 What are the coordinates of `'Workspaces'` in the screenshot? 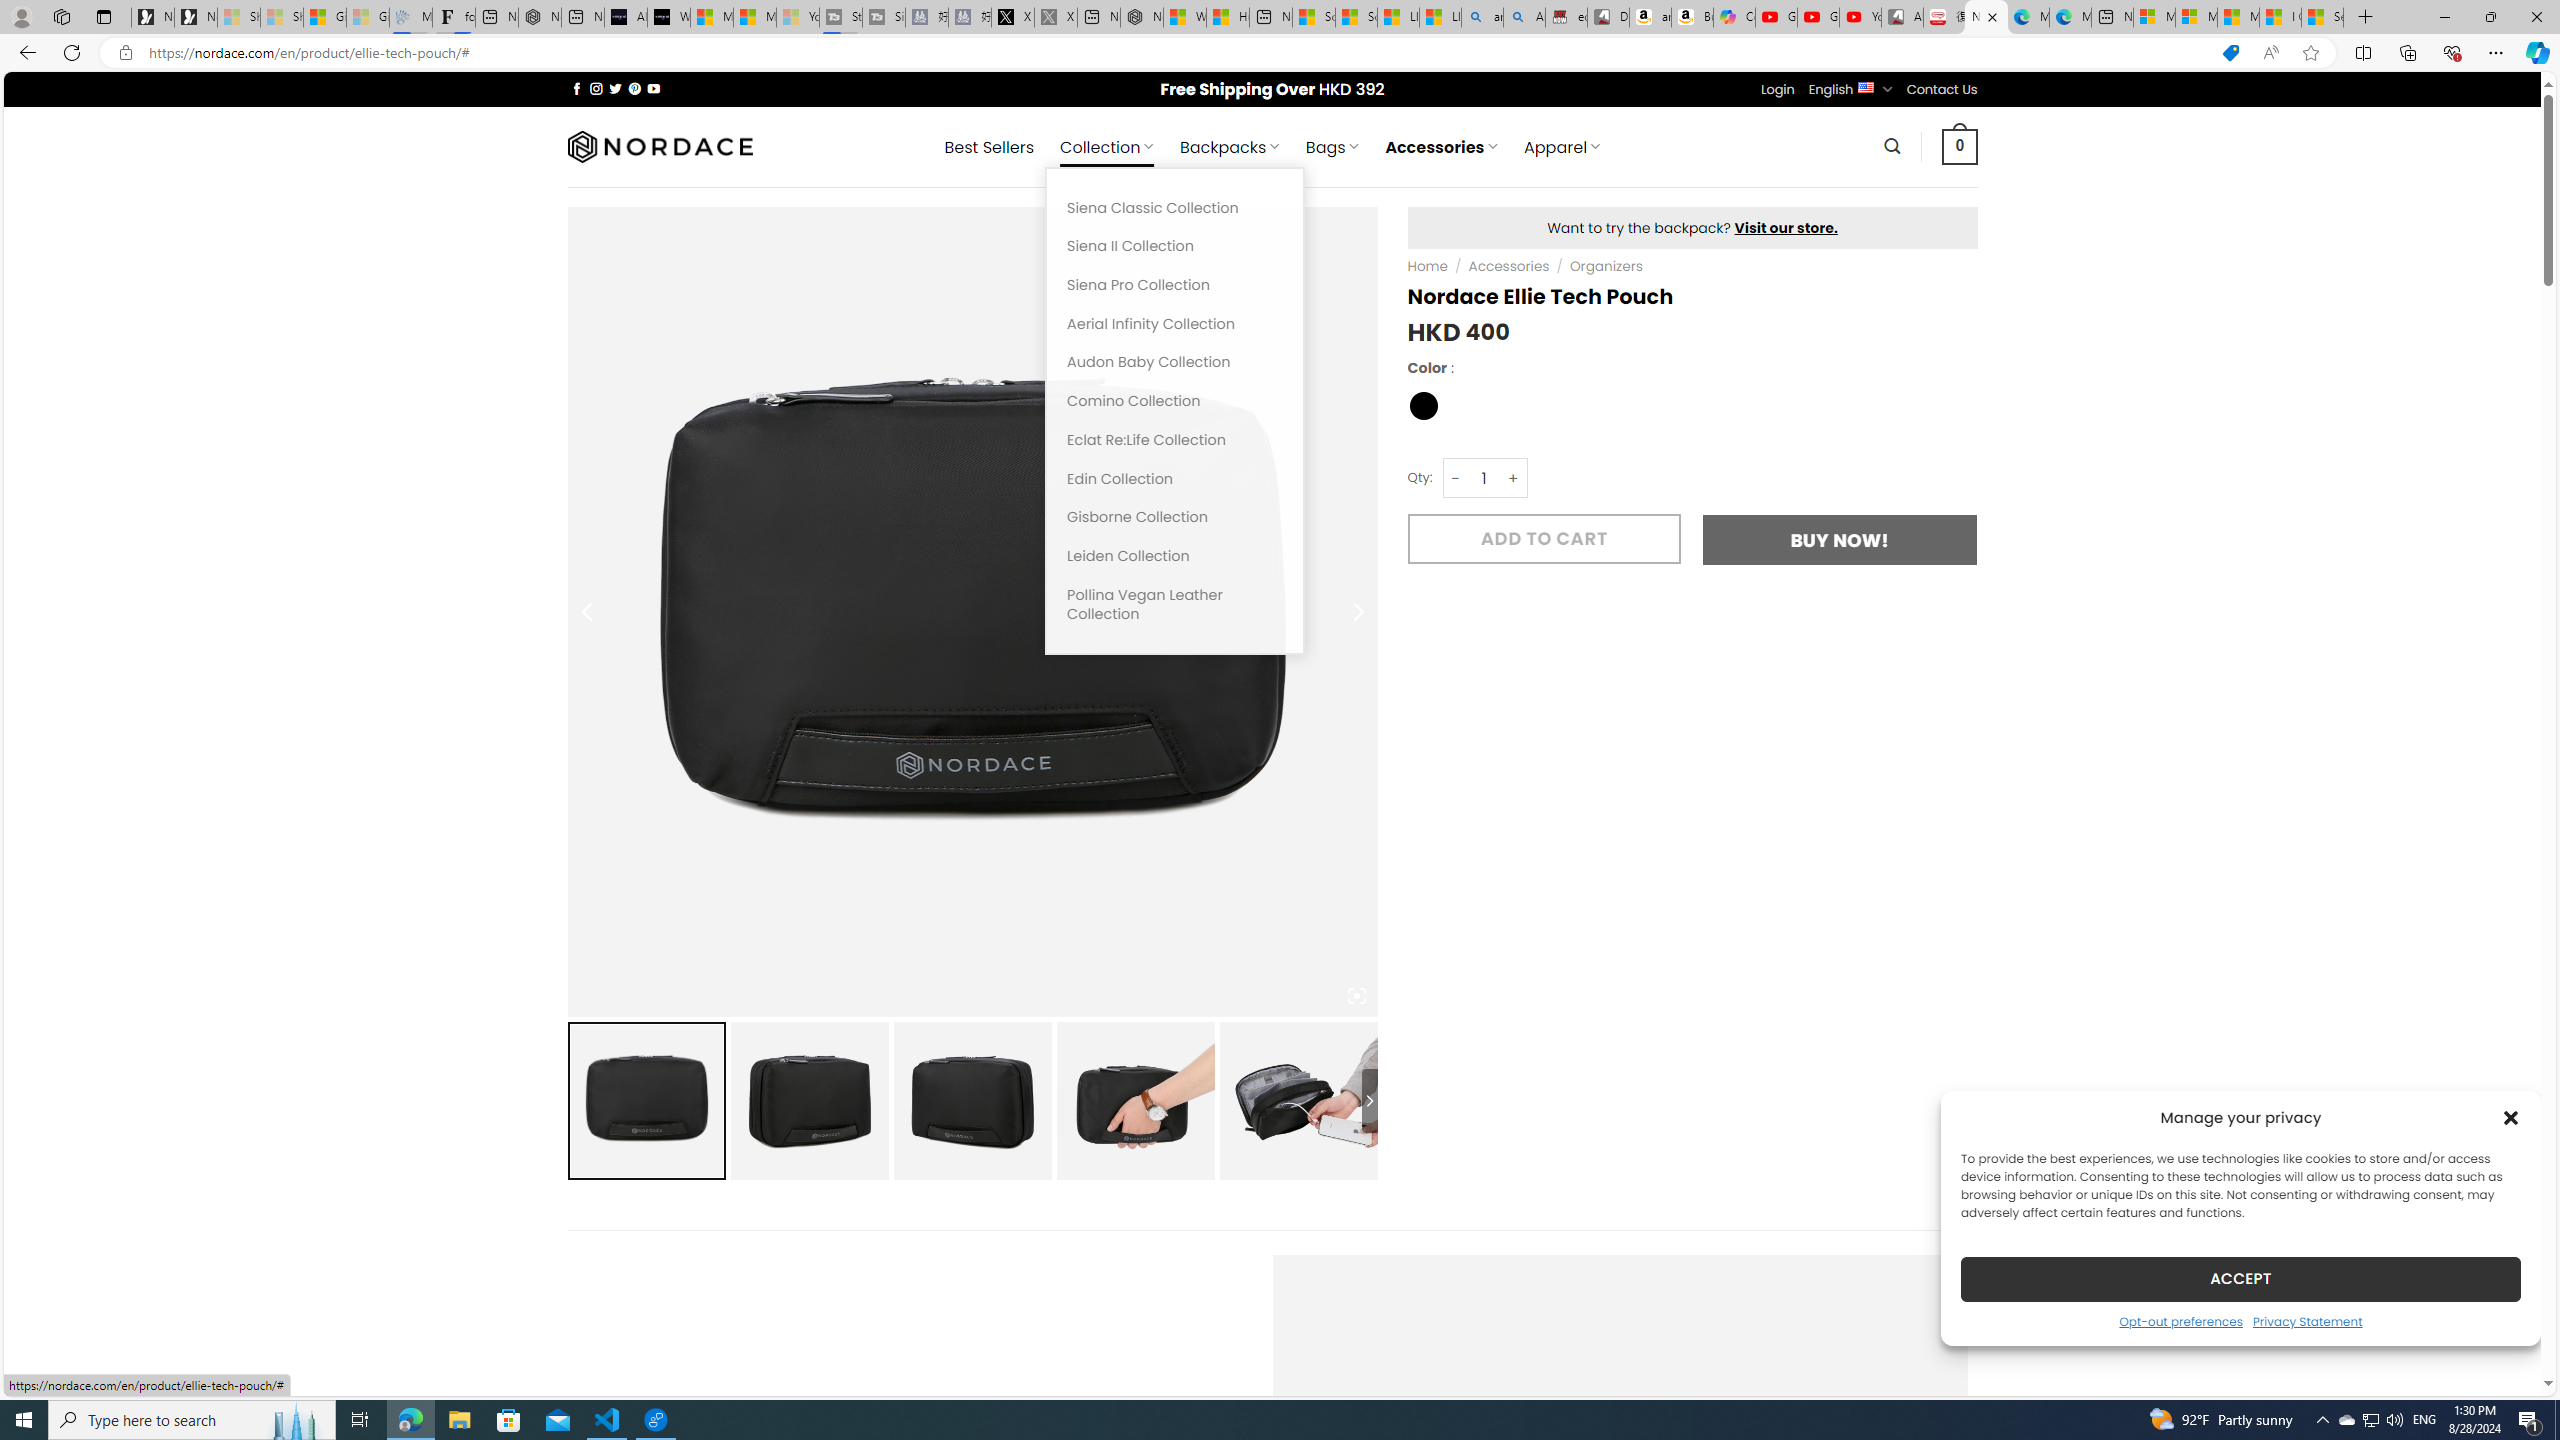 It's located at (61, 16).